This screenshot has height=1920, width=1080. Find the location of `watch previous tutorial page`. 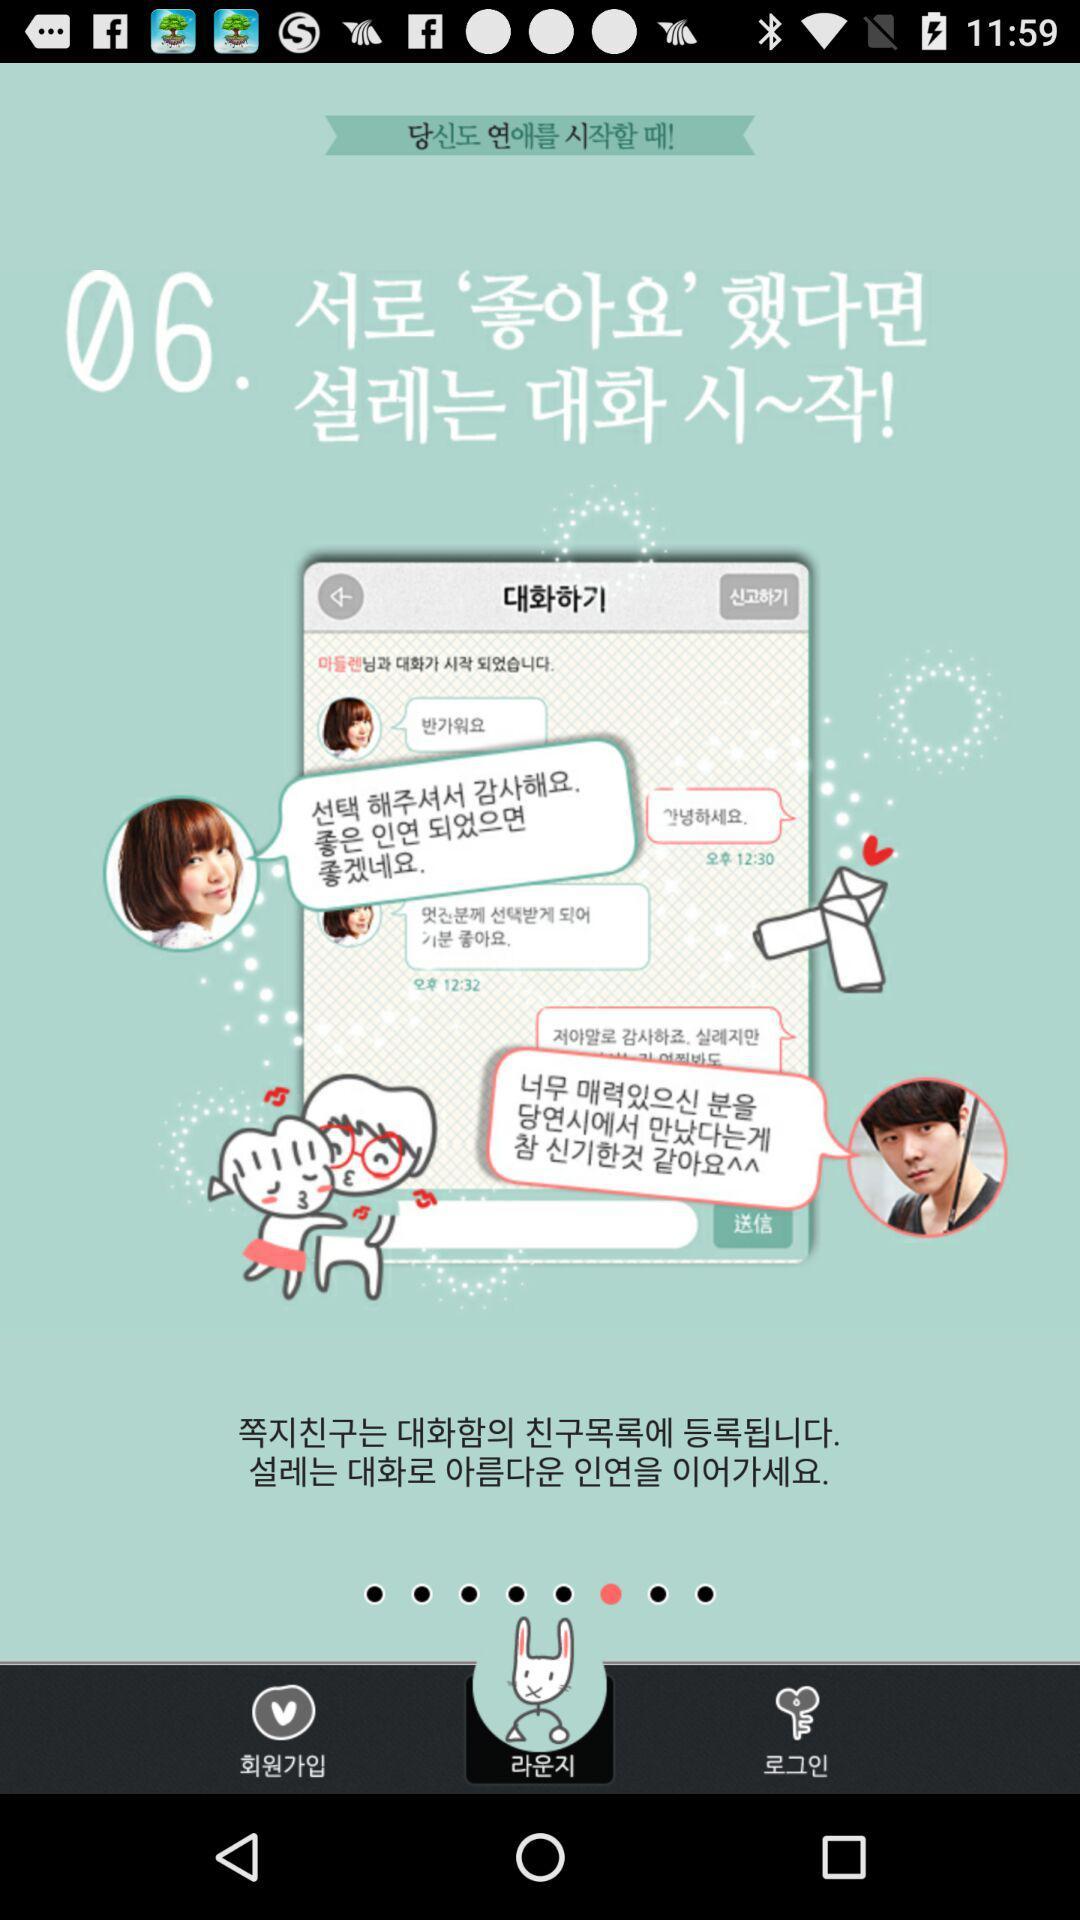

watch previous tutorial page is located at coordinates (563, 1593).